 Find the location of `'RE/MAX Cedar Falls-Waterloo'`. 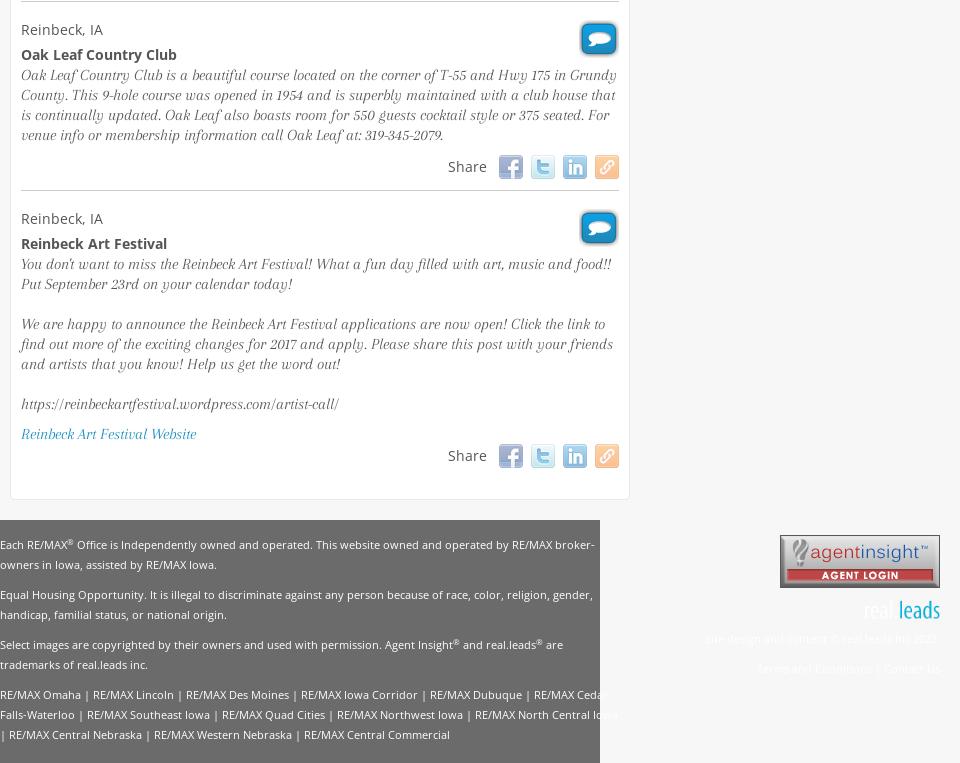

'RE/MAX Cedar Falls-Waterloo' is located at coordinates (304, 703).